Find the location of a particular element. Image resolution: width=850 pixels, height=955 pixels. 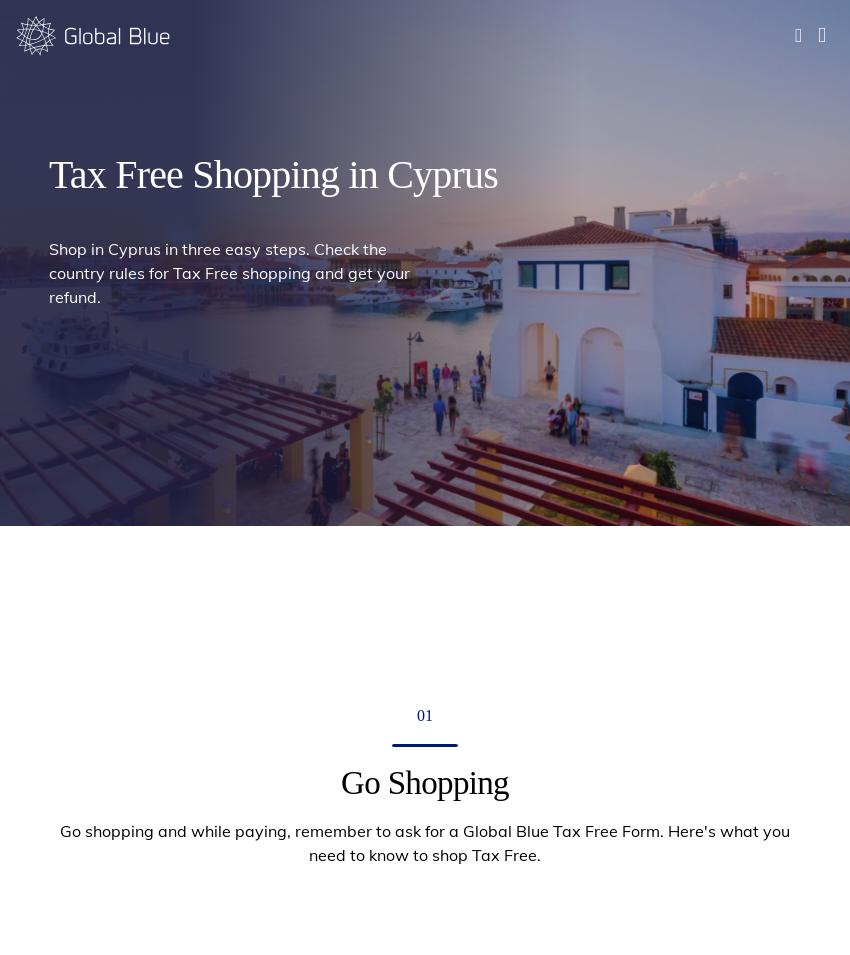

'Go Shopping' is located at coordinates (184, 81).